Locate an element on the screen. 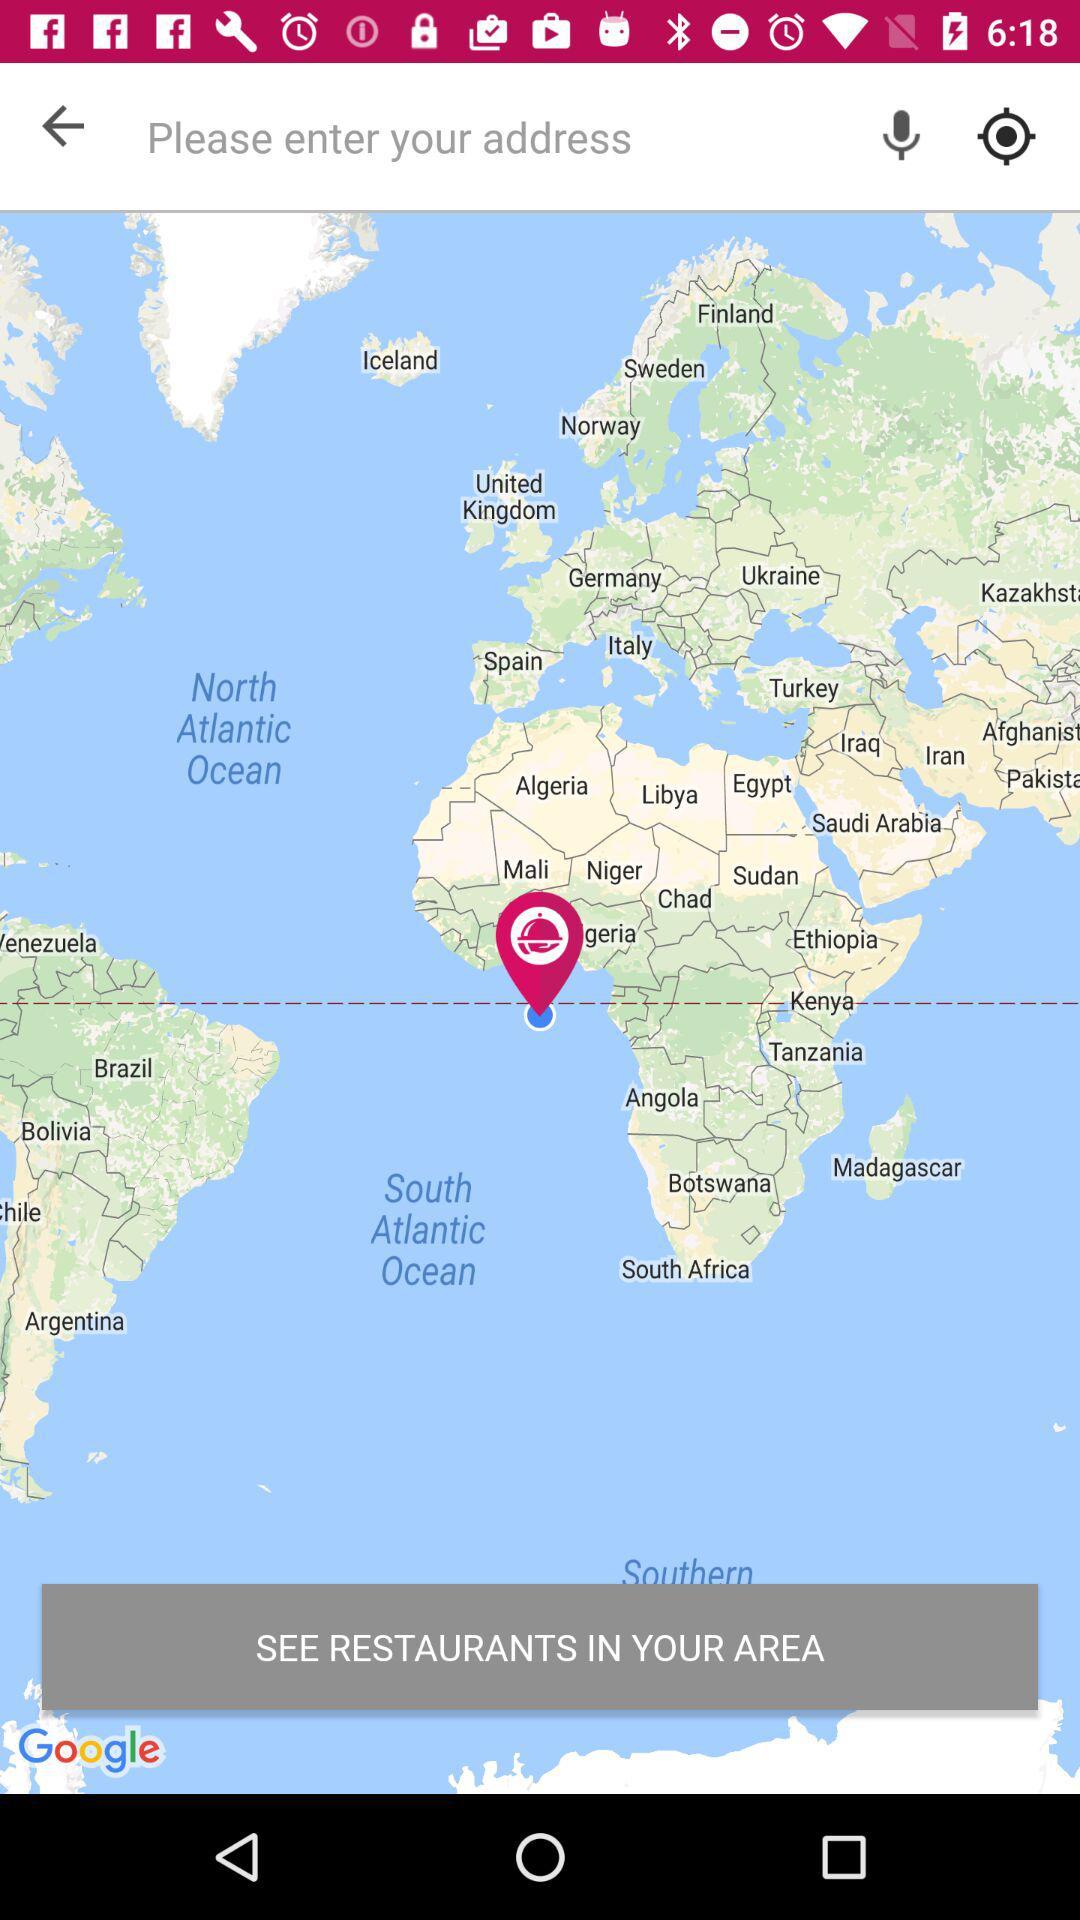 This screenshot has height=1920, width=1080. address is located at coordinates (601, 135).